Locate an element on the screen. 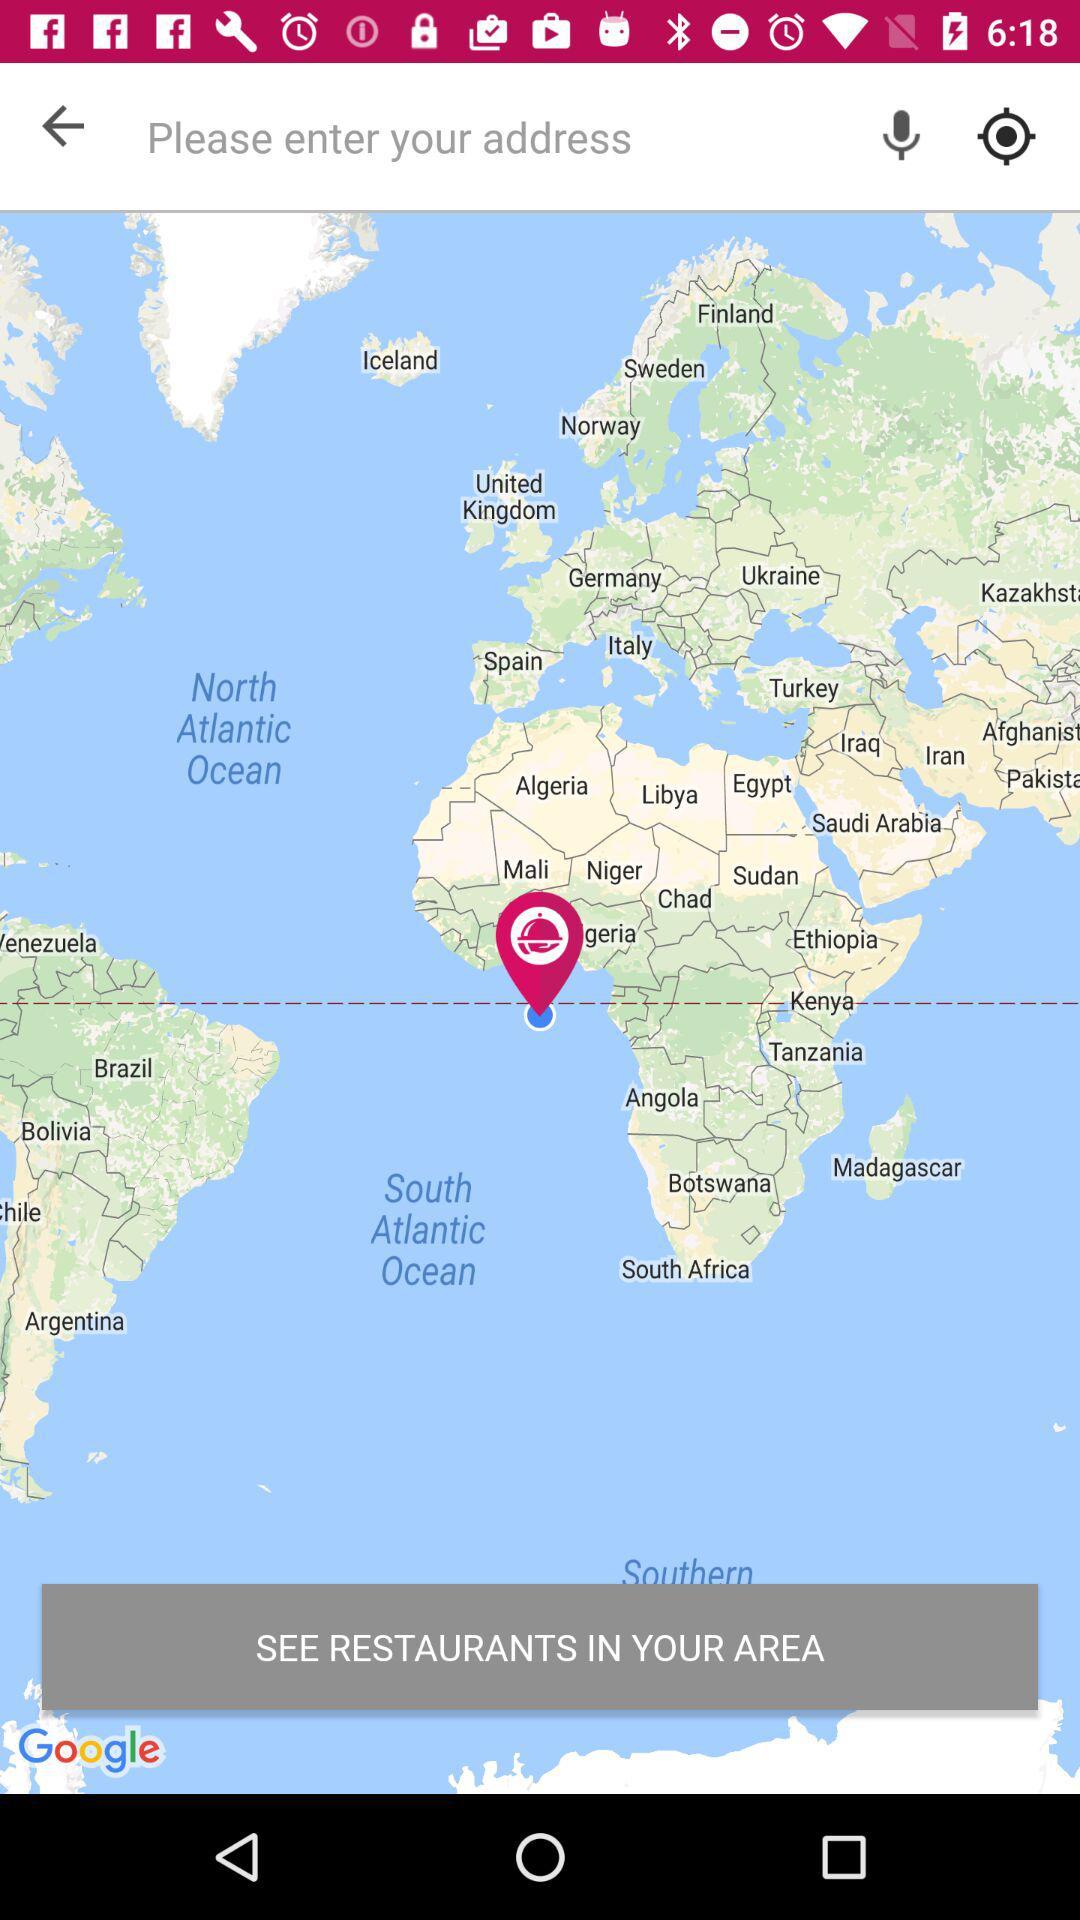 This screenshot has height=1920, width=1080. address is located at coordinates (601, 135).